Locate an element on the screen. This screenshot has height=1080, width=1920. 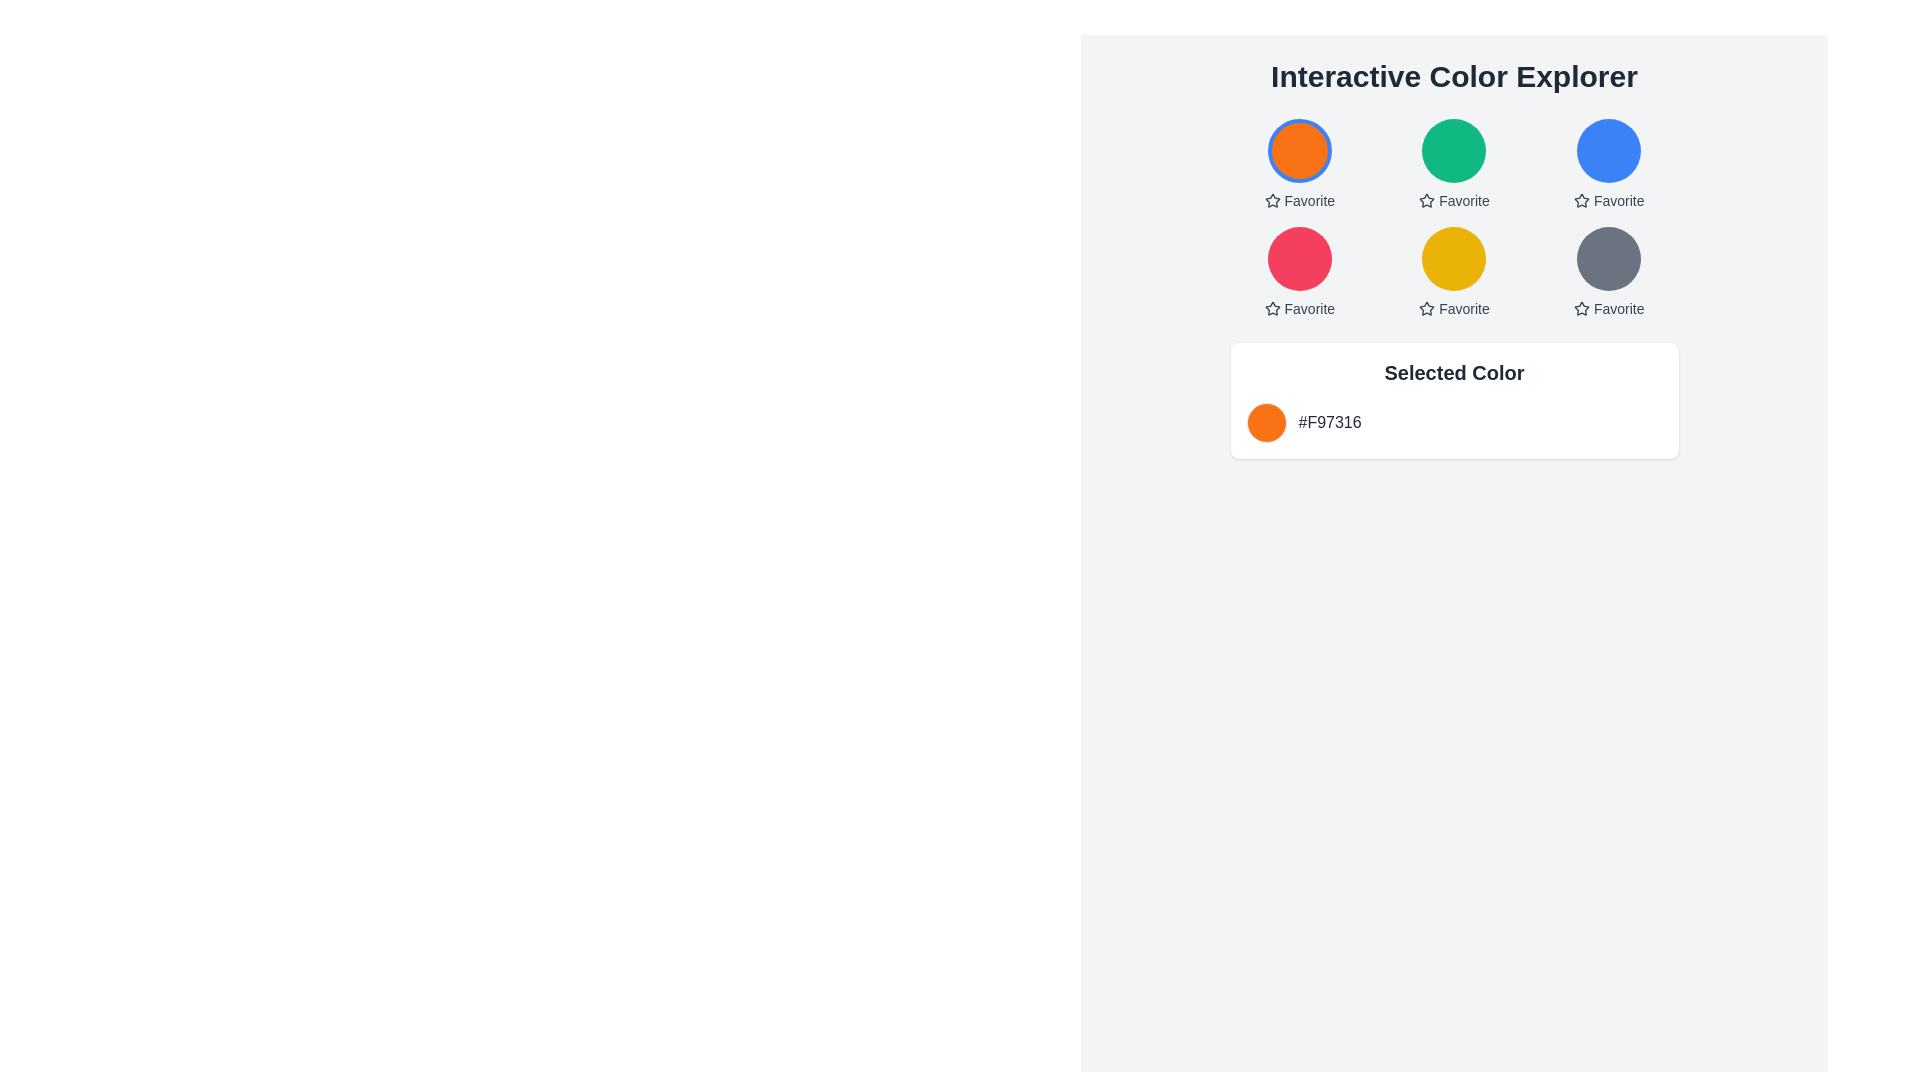
the star icon located at the top of the list of 'Favorite' indicators to mark it as favorite is located at coordinates (1271, 200).